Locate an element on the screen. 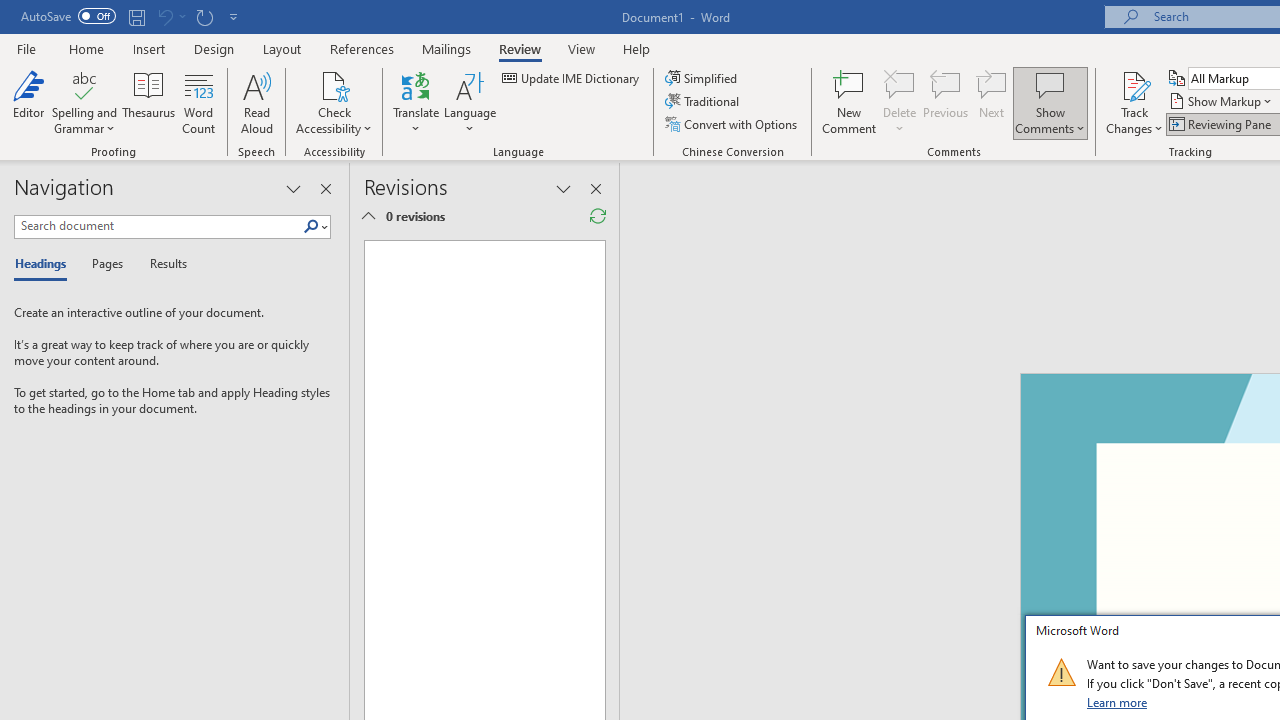 This screenshot has width=1280, height=720. 'File Tab' is located at coordinates (26, 47).